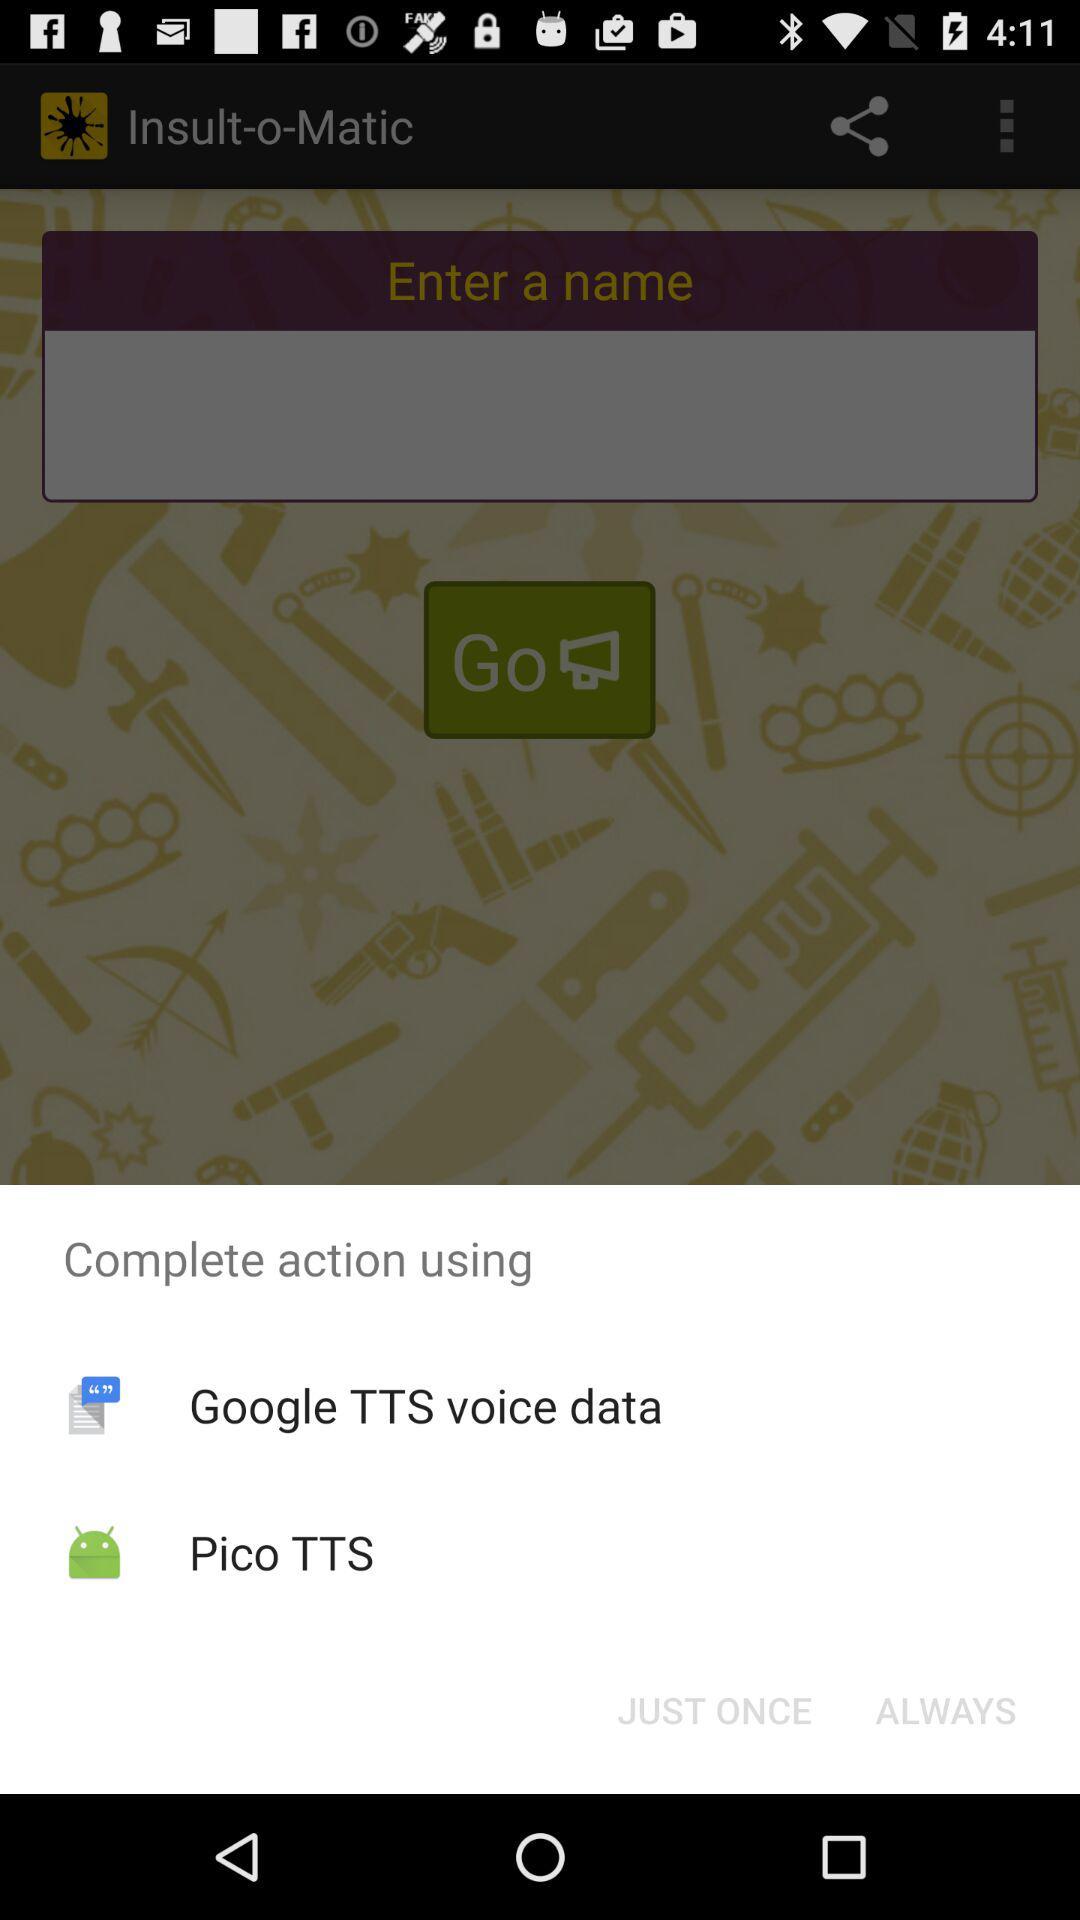 The image size is (1080, 1920). What do you see at coordinates (713, 1708) in the screenshot?
I see `the just once button` at bounding box center [713, 1708].